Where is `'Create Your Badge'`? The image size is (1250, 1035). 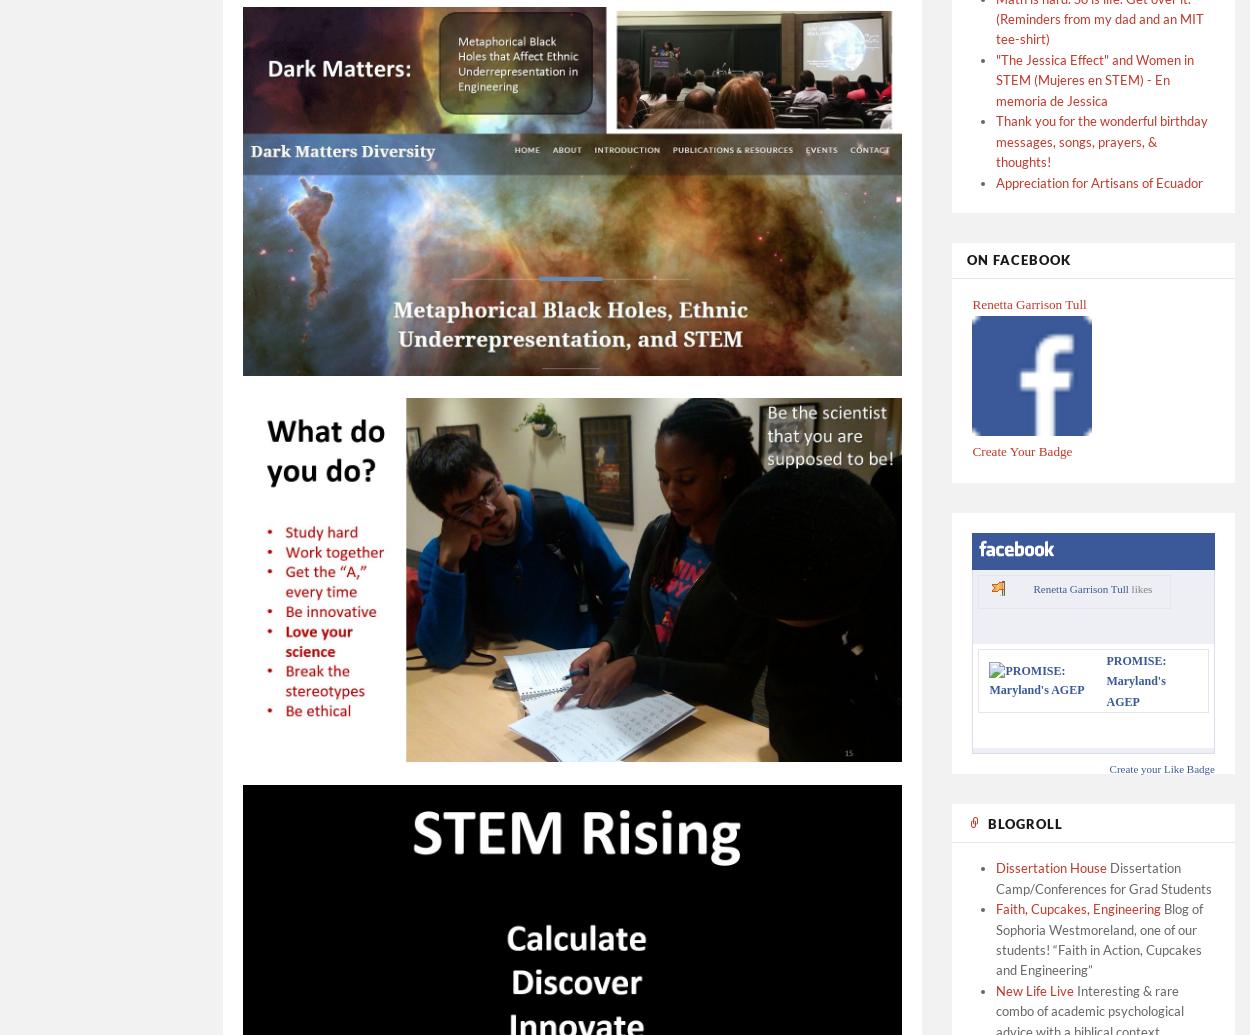
'Create Your Badge' is located at coordinates (1022, 451).